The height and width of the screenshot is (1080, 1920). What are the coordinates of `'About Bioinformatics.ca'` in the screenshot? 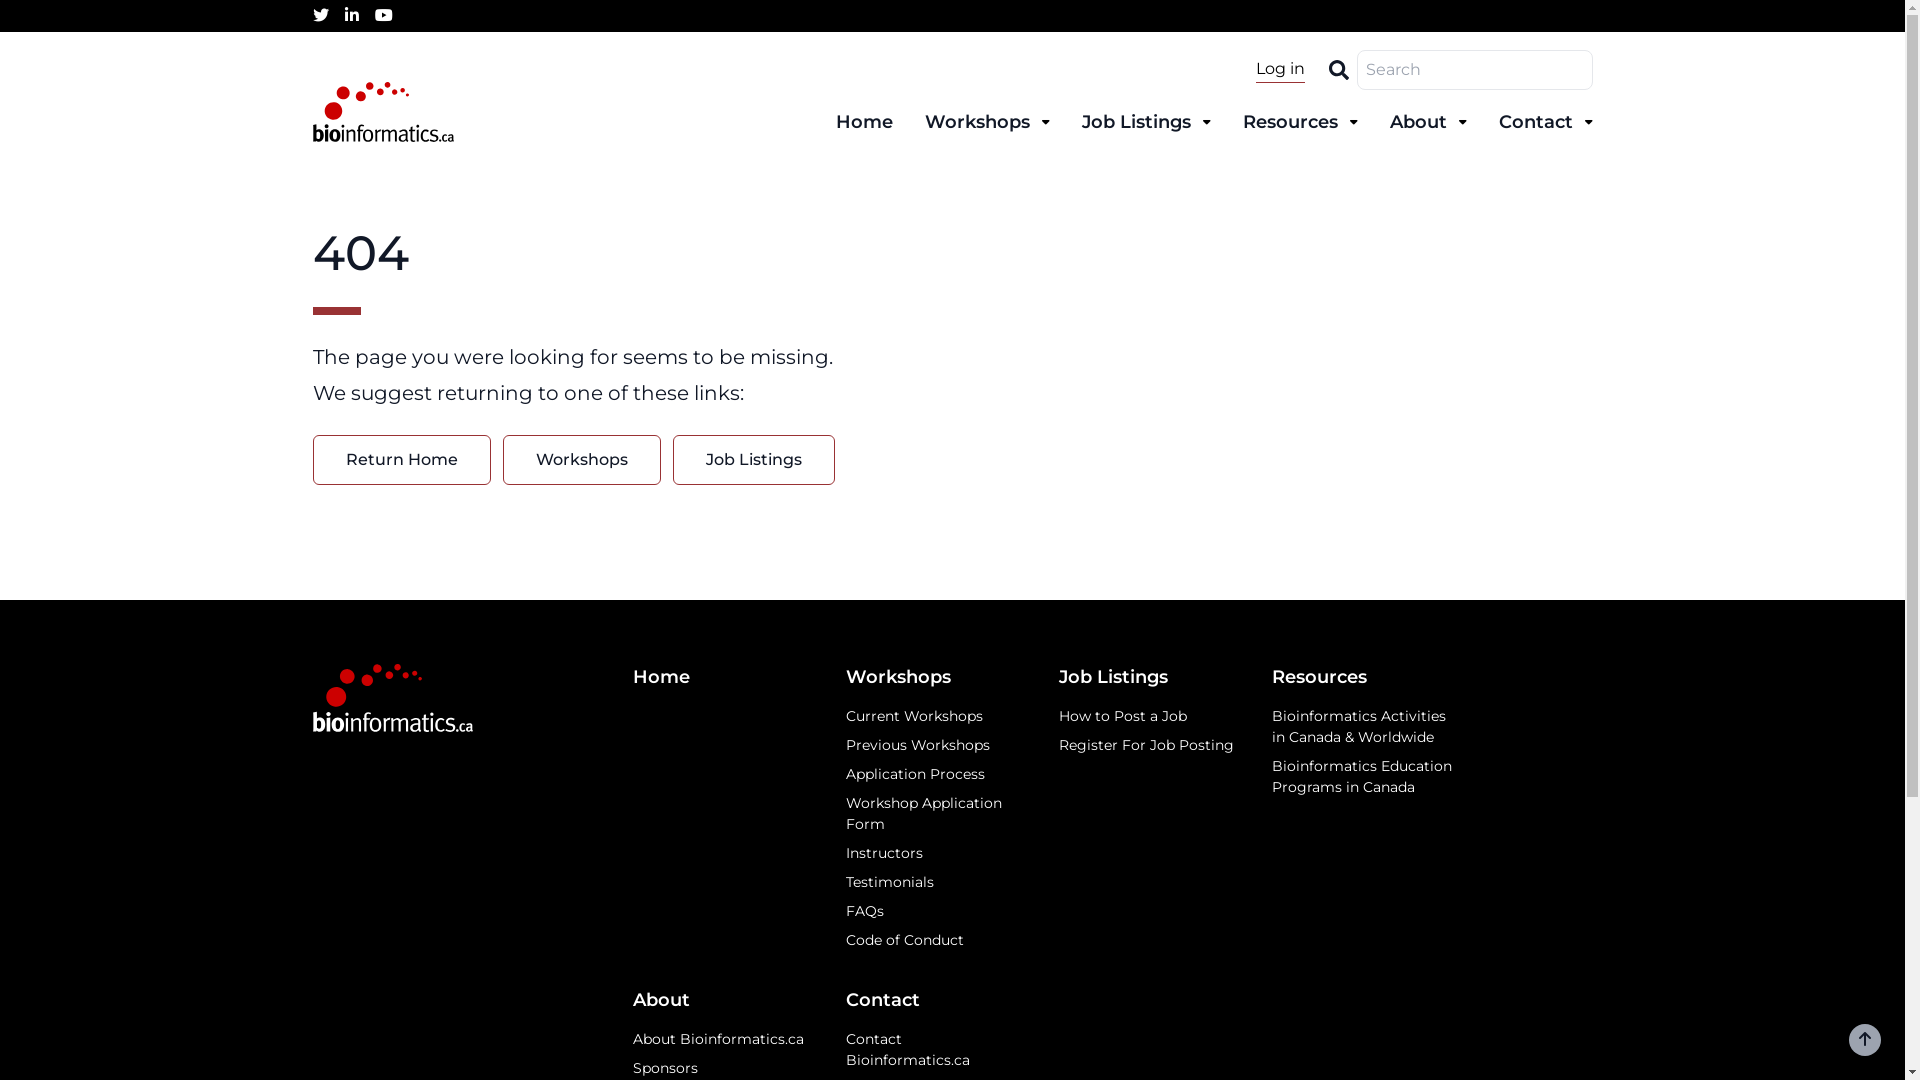 It's located at (722, 1038).